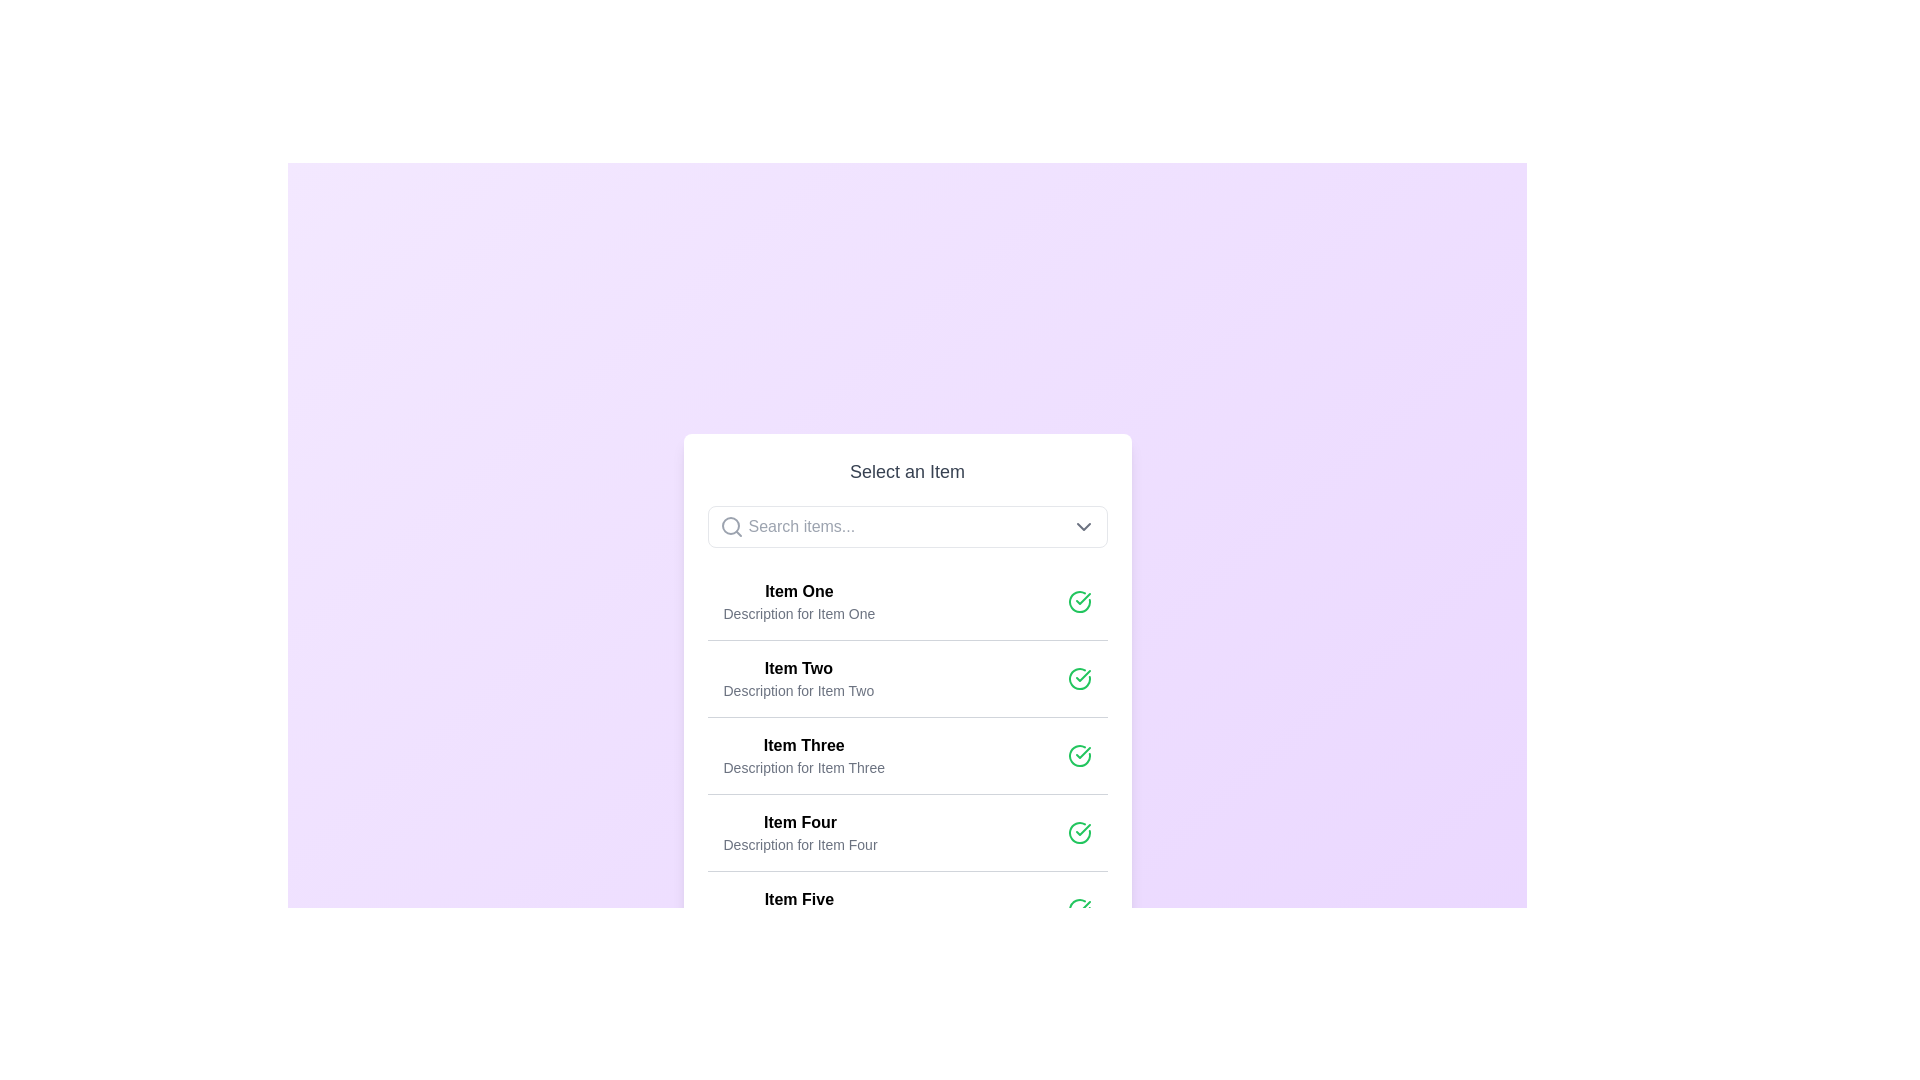  What do you see at coordinates (800, 822) in the screenshot?
I see `the bold, black-colored text label reading 'Item Four', which is the fourth item in a vertically aligned list within a modal interface` at bounding box center [800, 822].